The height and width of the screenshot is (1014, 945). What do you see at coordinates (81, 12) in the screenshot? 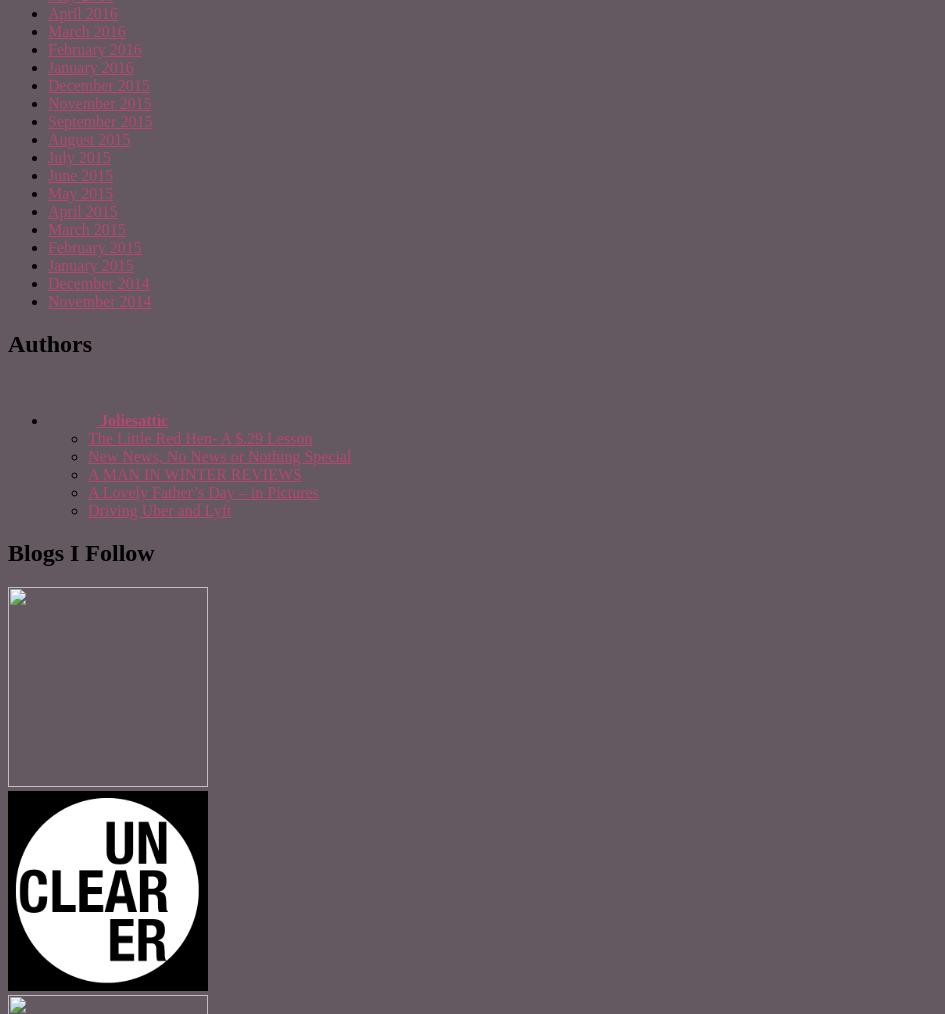
I see `'April 2016'` at bounding box center [81, 12].